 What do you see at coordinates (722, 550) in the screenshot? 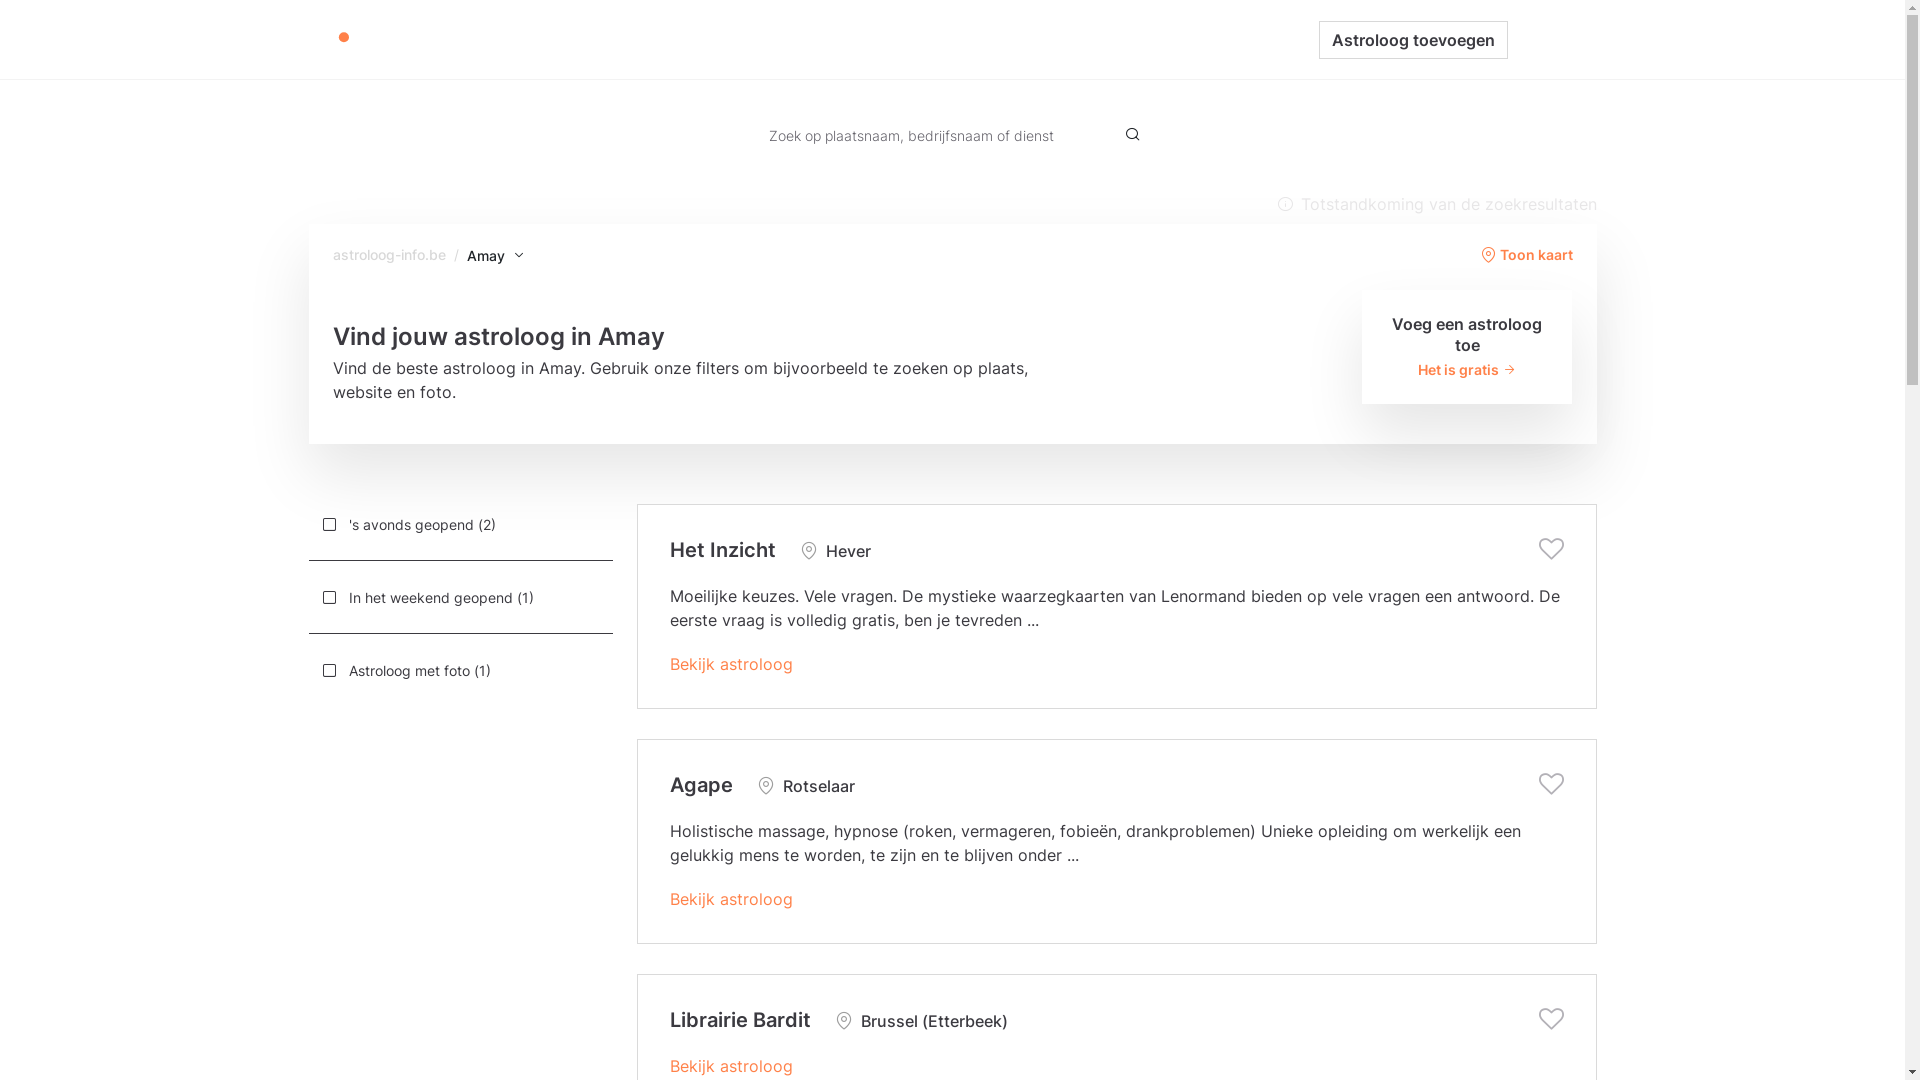
I see `'Het Inzicht'` at bounding box center [722, 550].